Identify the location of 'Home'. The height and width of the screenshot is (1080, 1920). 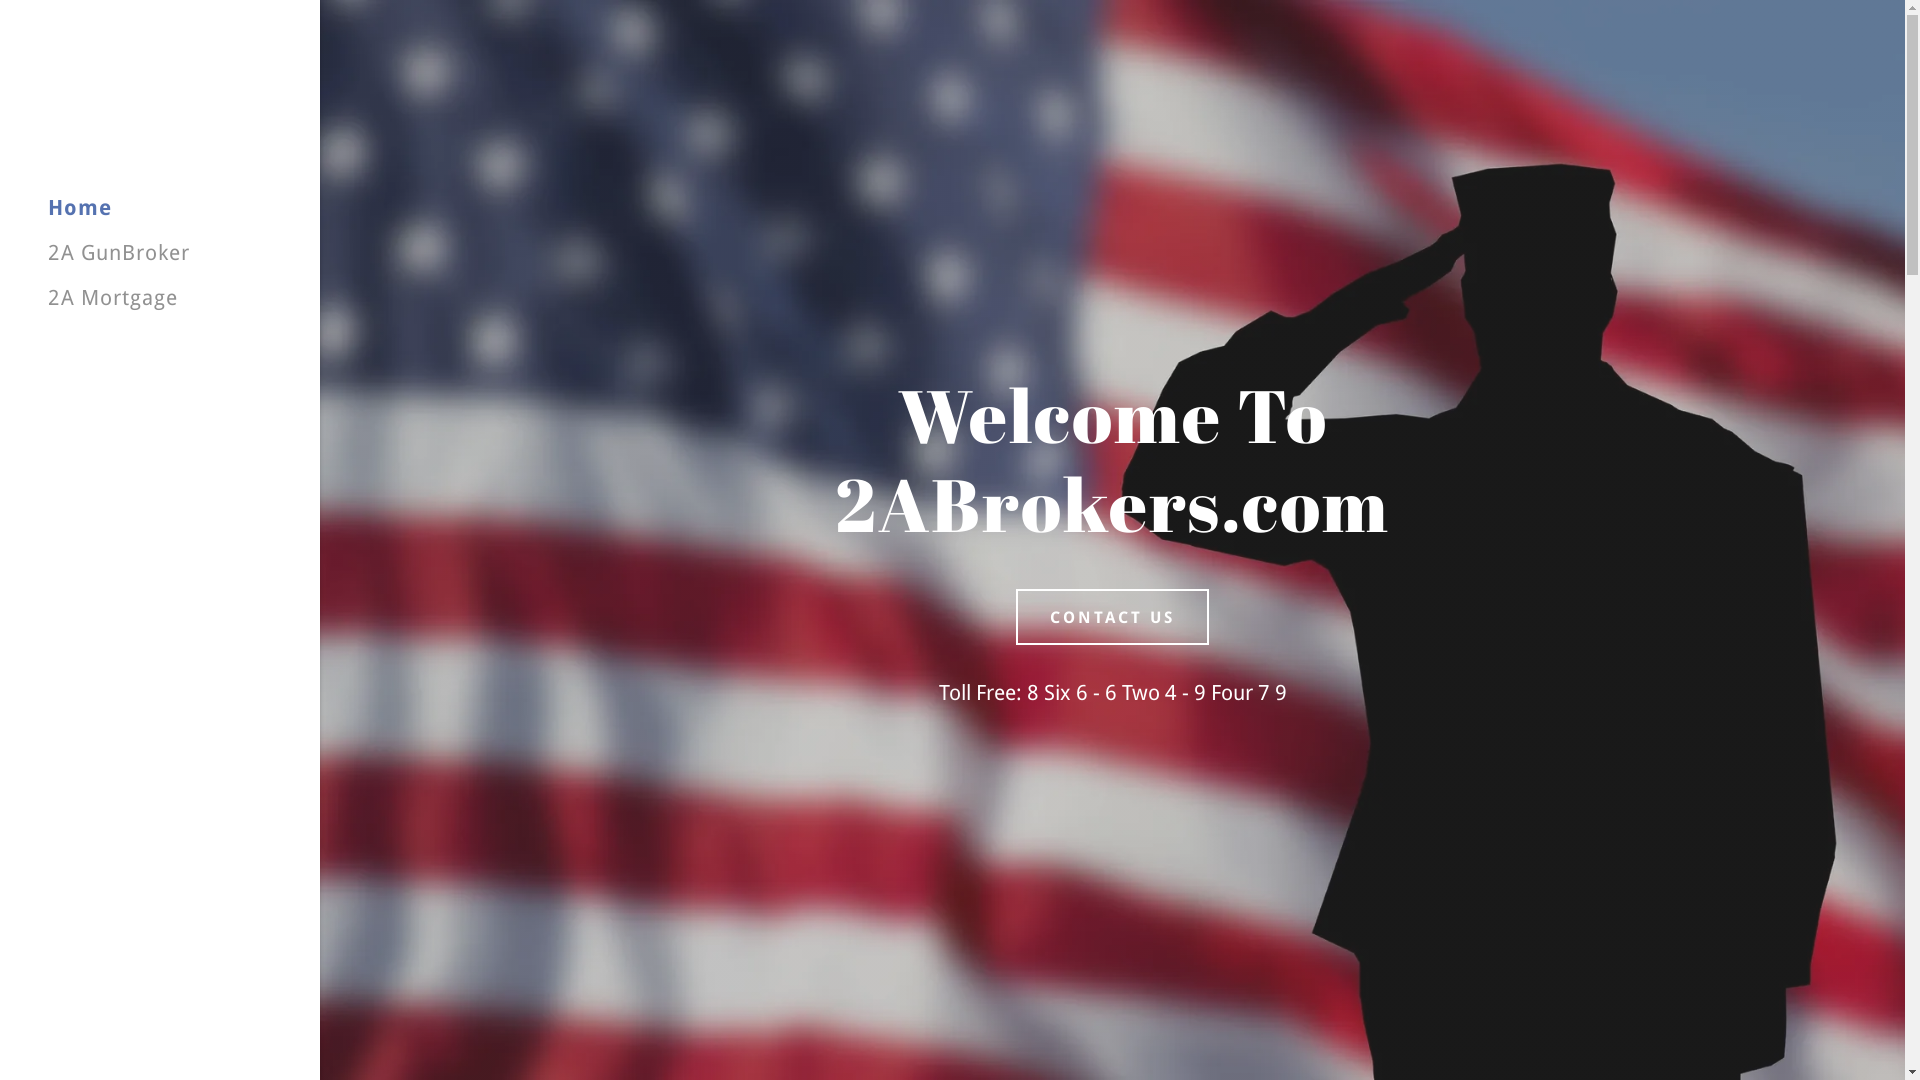
(80, 207).